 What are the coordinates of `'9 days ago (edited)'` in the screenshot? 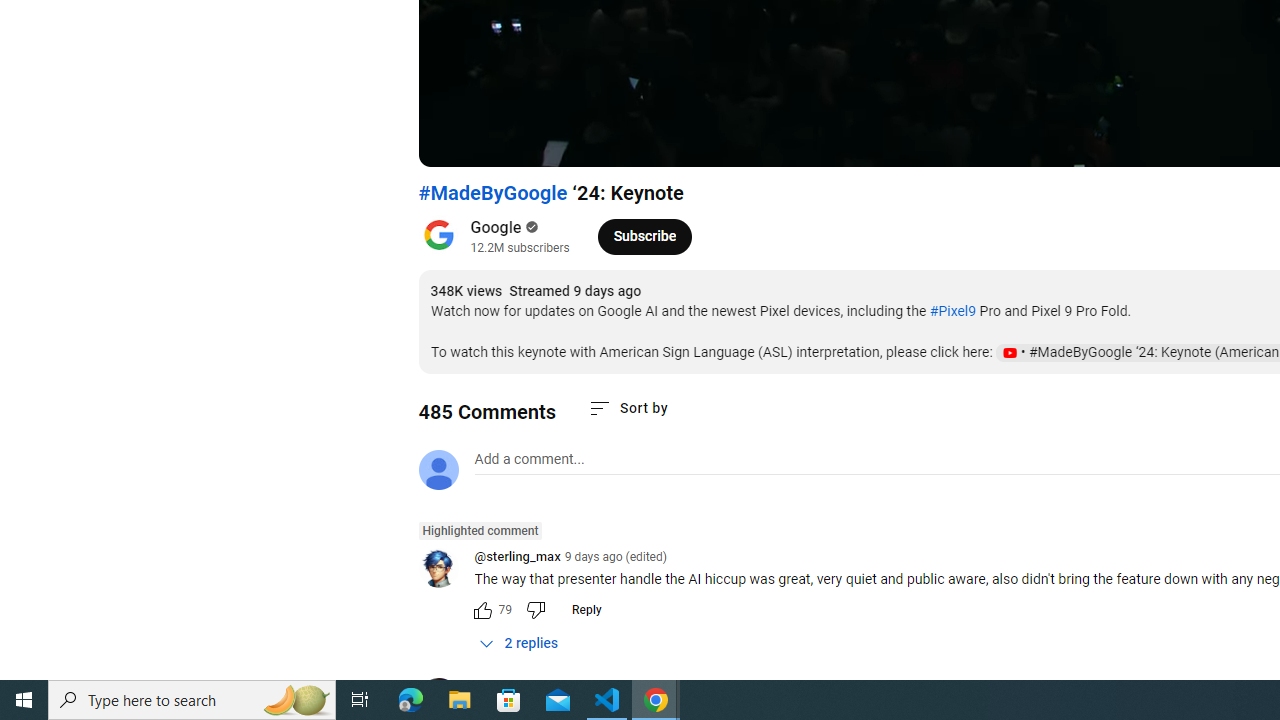 It's located at (614, 556).